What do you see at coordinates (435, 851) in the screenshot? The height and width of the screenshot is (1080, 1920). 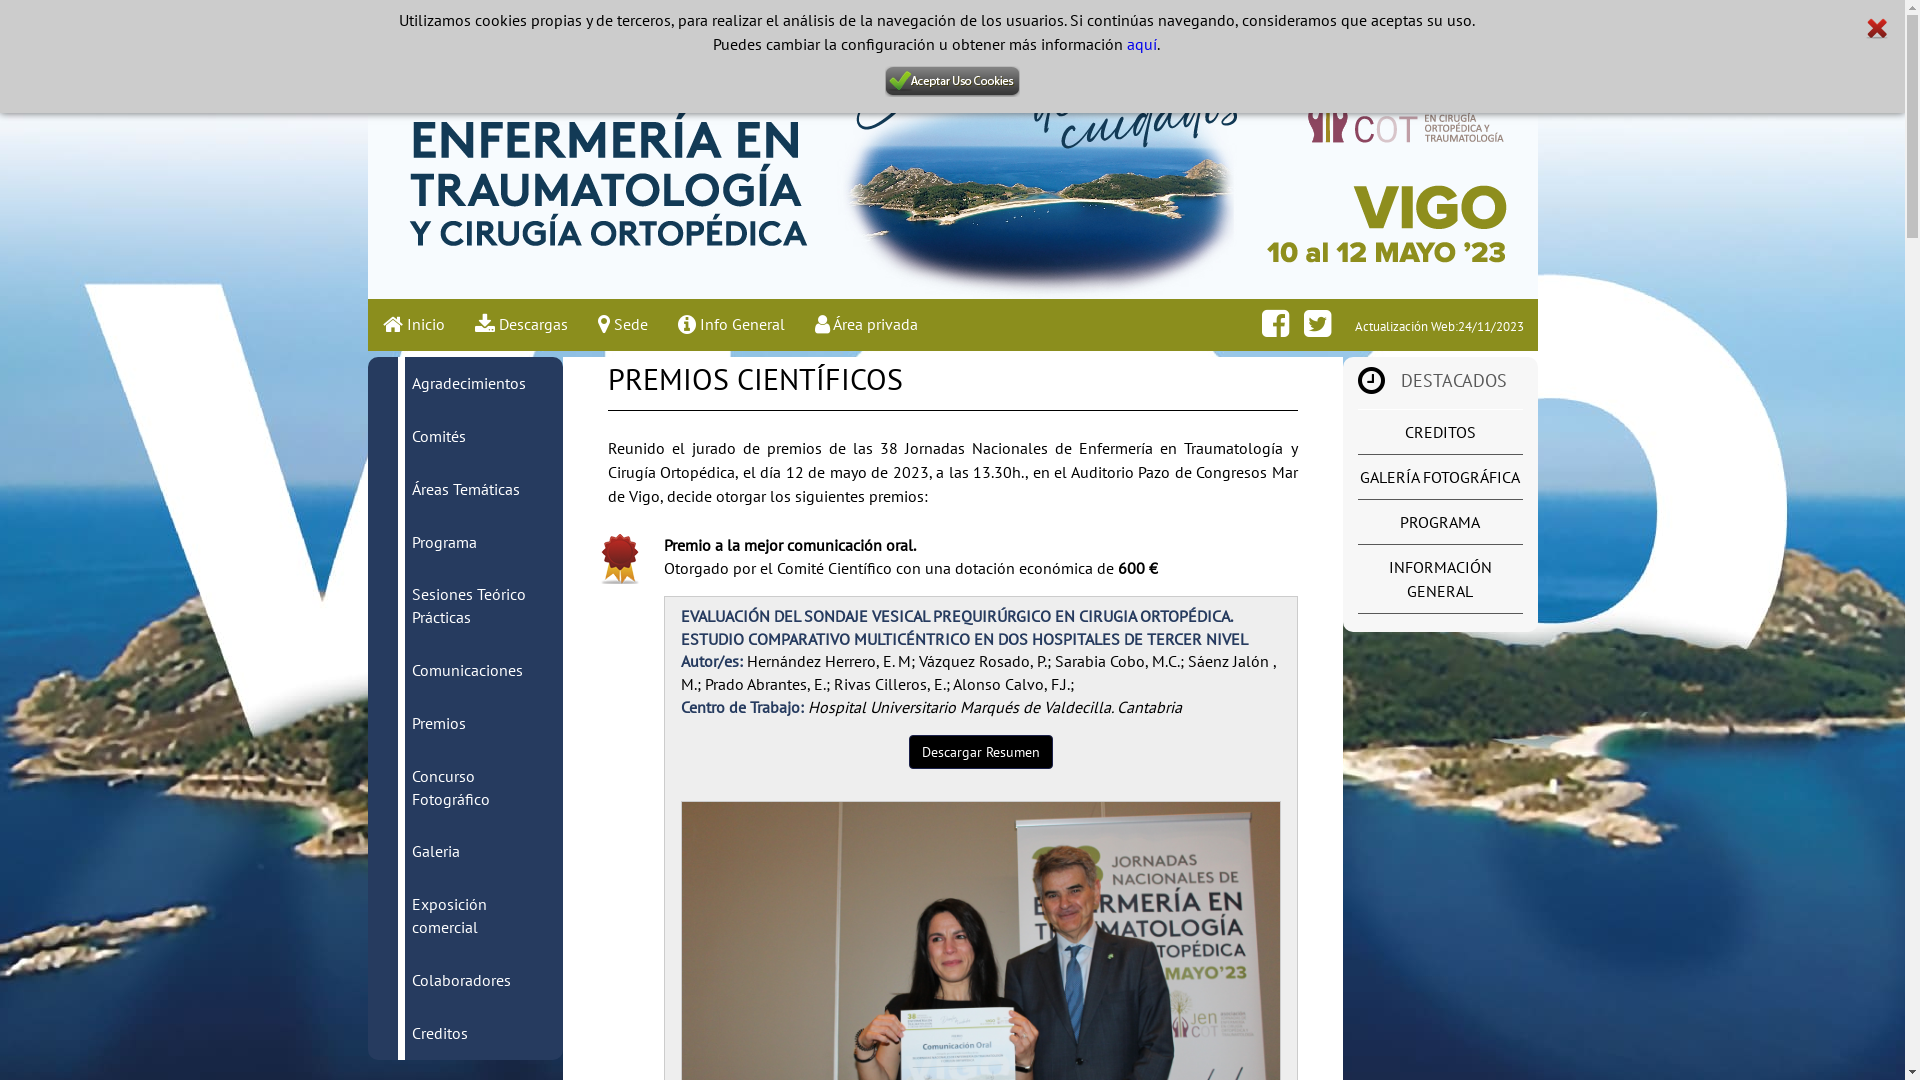 I see `'Galeria'` at bounding box center [435, 851].